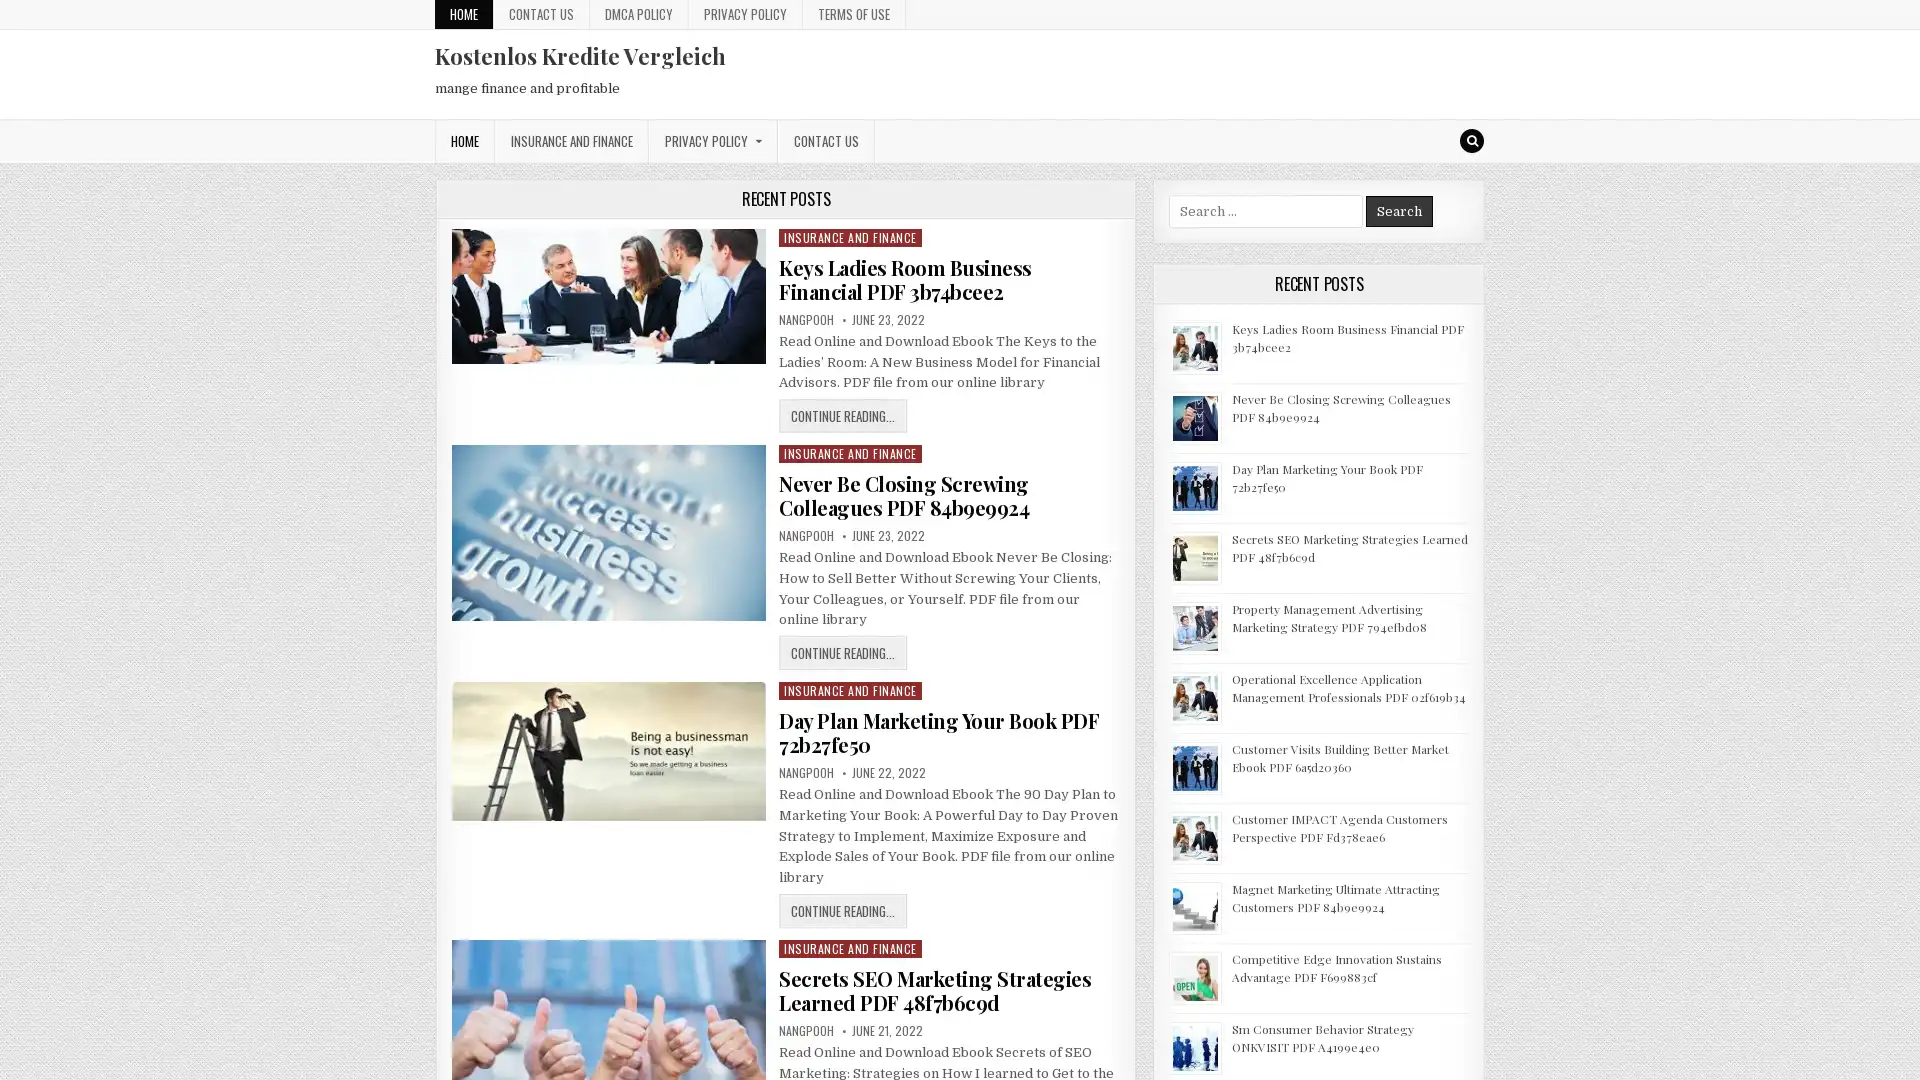  Describe the element at coordinates (1398, 211) in the screenshot. I see `Search` at that location.